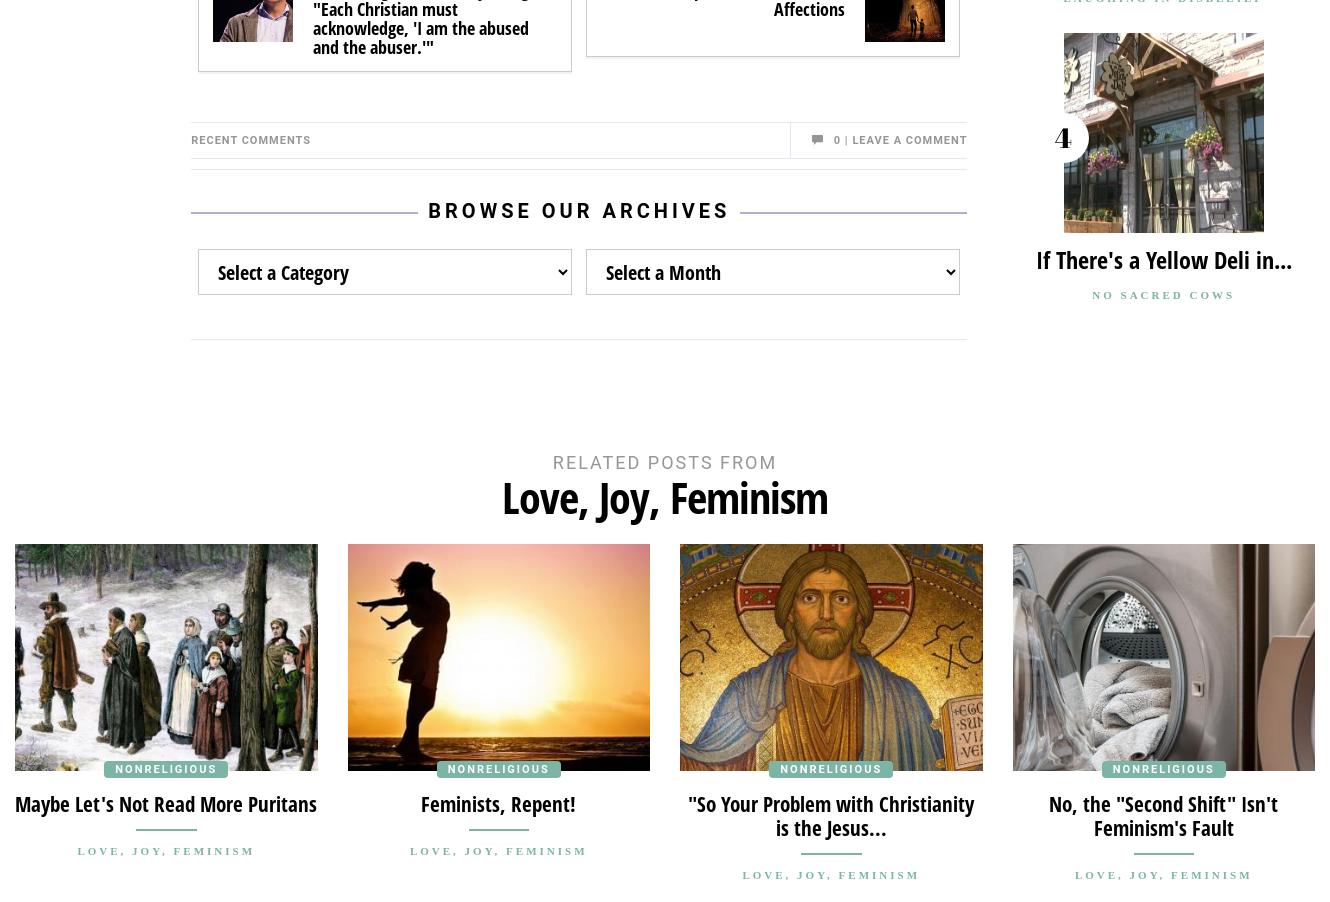 The width and height of the screenshot is (1330, 902). What do you see at coordinates (1162, 259) in the screenshot?
I see `'If There's a Yellow Deli in...'` at bounding box center [1162, 259].